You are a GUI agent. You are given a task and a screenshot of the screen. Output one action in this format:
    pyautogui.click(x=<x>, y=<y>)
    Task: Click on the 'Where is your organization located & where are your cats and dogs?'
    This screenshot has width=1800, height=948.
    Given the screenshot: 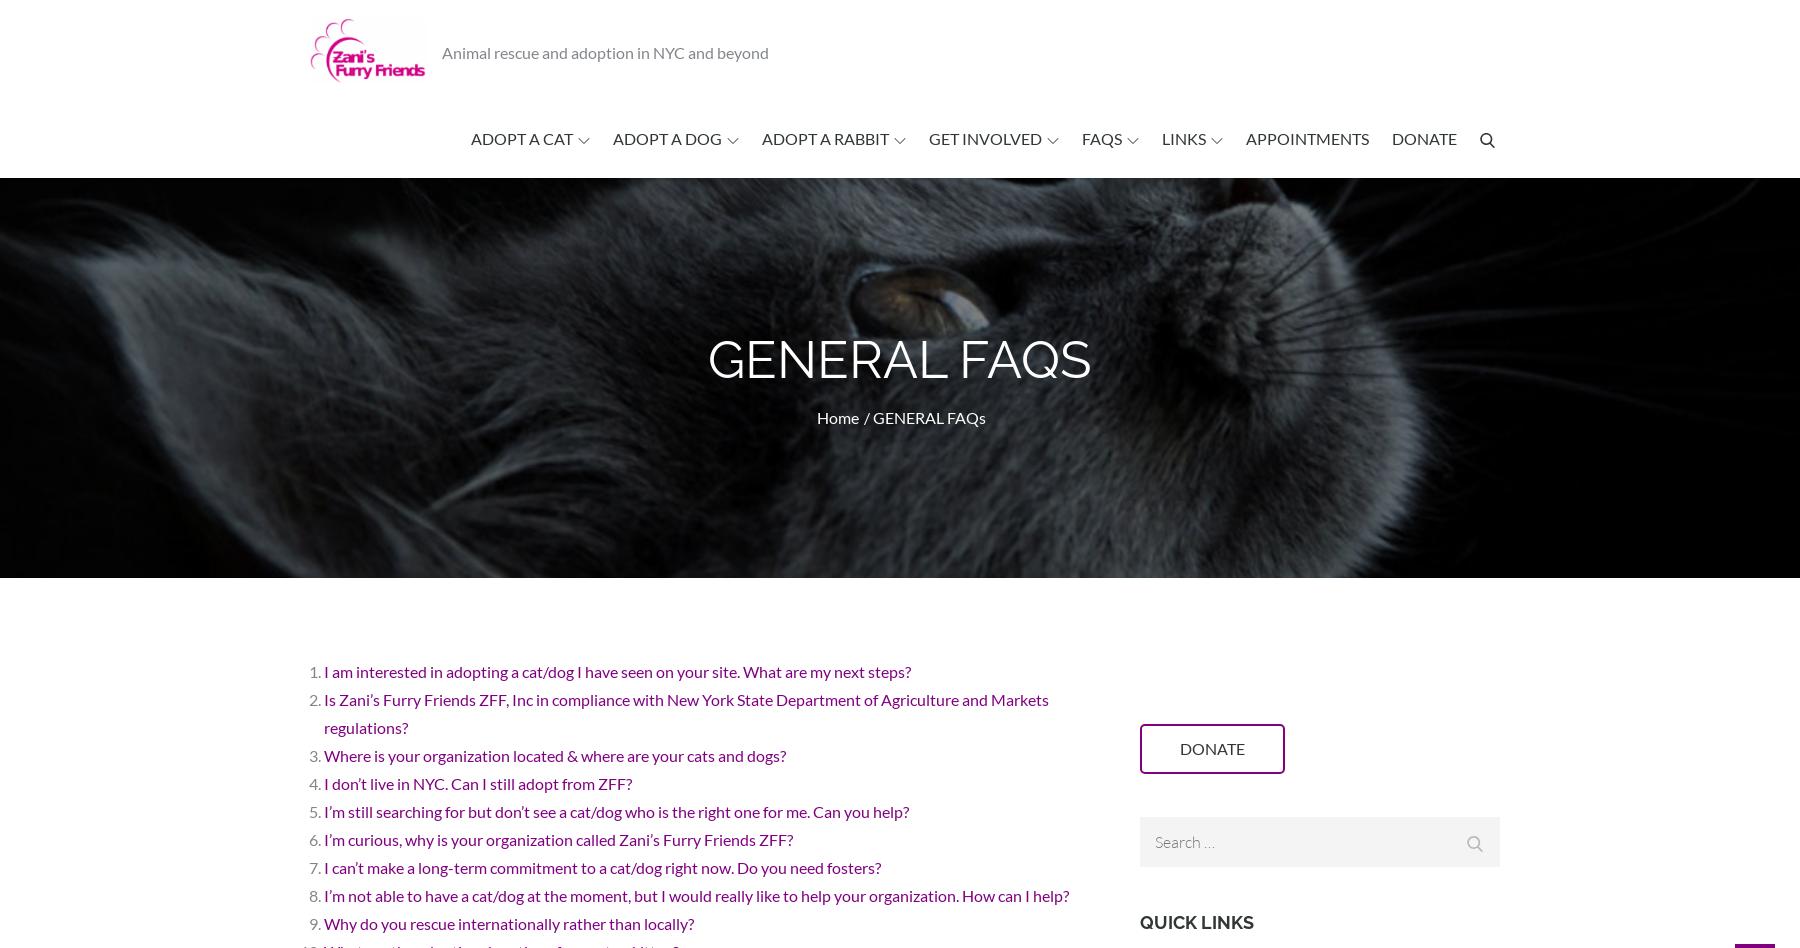 What is the action you would take?
    pyautogui.click(x=323, y=755)
    